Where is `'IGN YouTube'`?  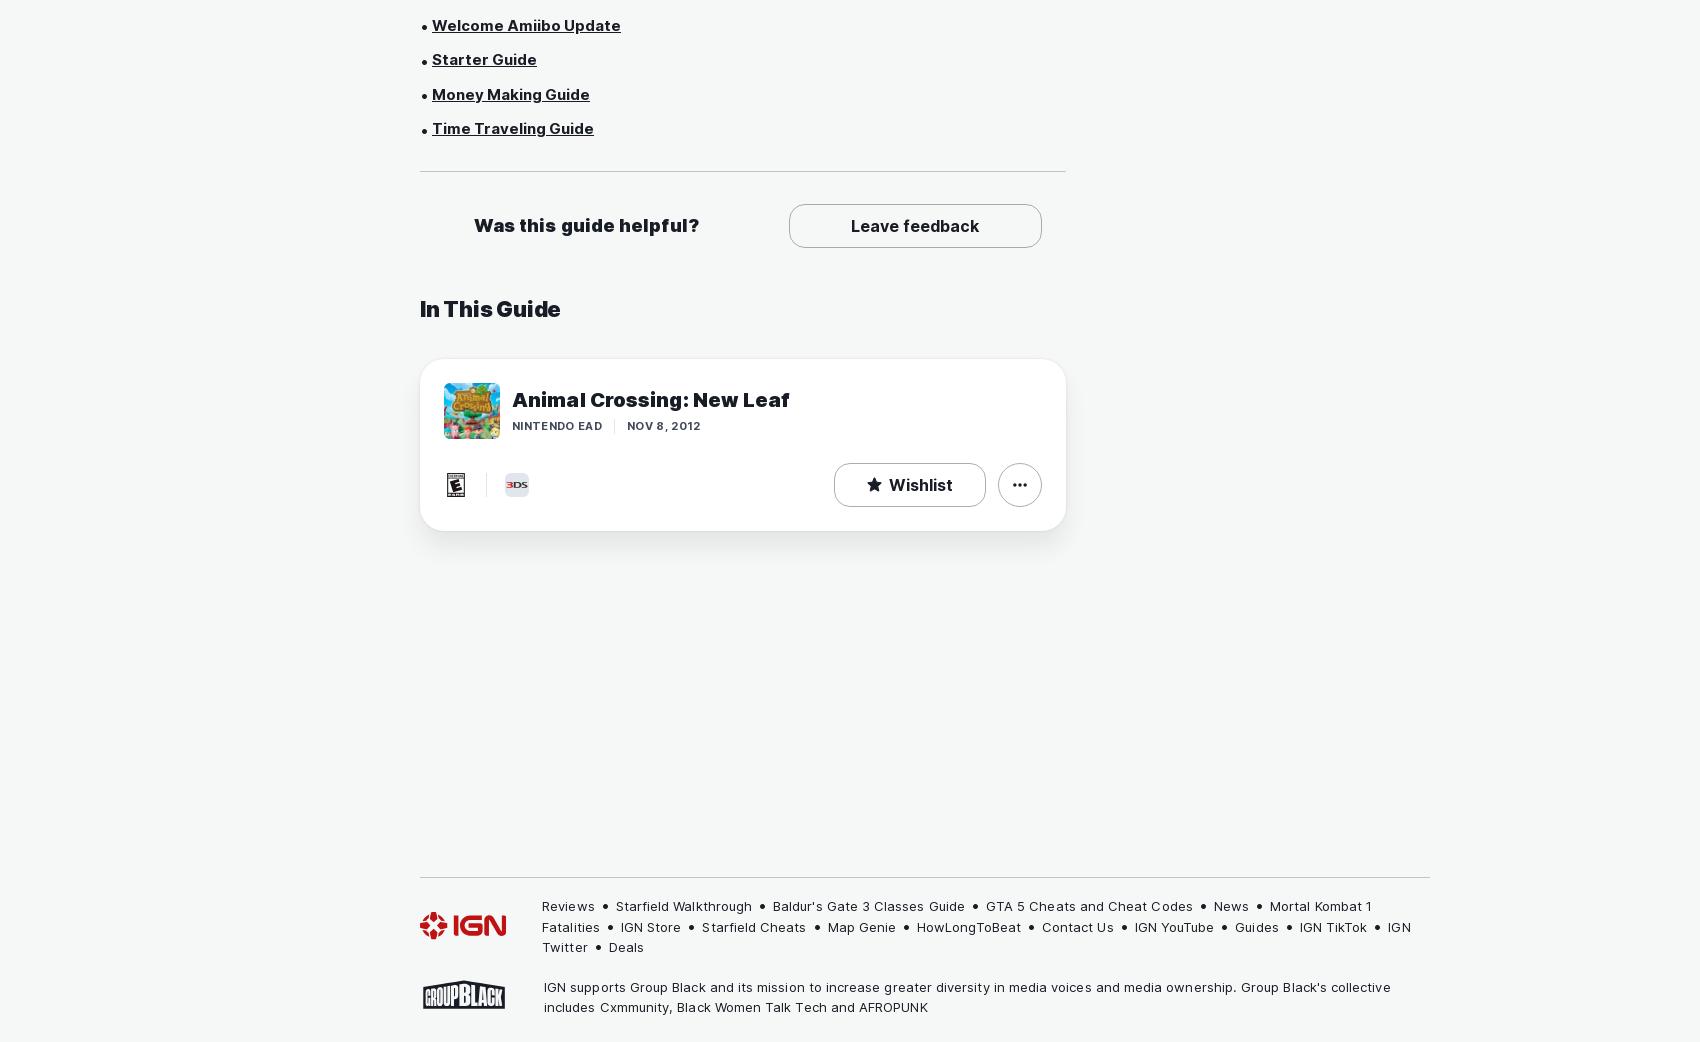 'IGN YouTube' is located at coordinates (1173, 925).